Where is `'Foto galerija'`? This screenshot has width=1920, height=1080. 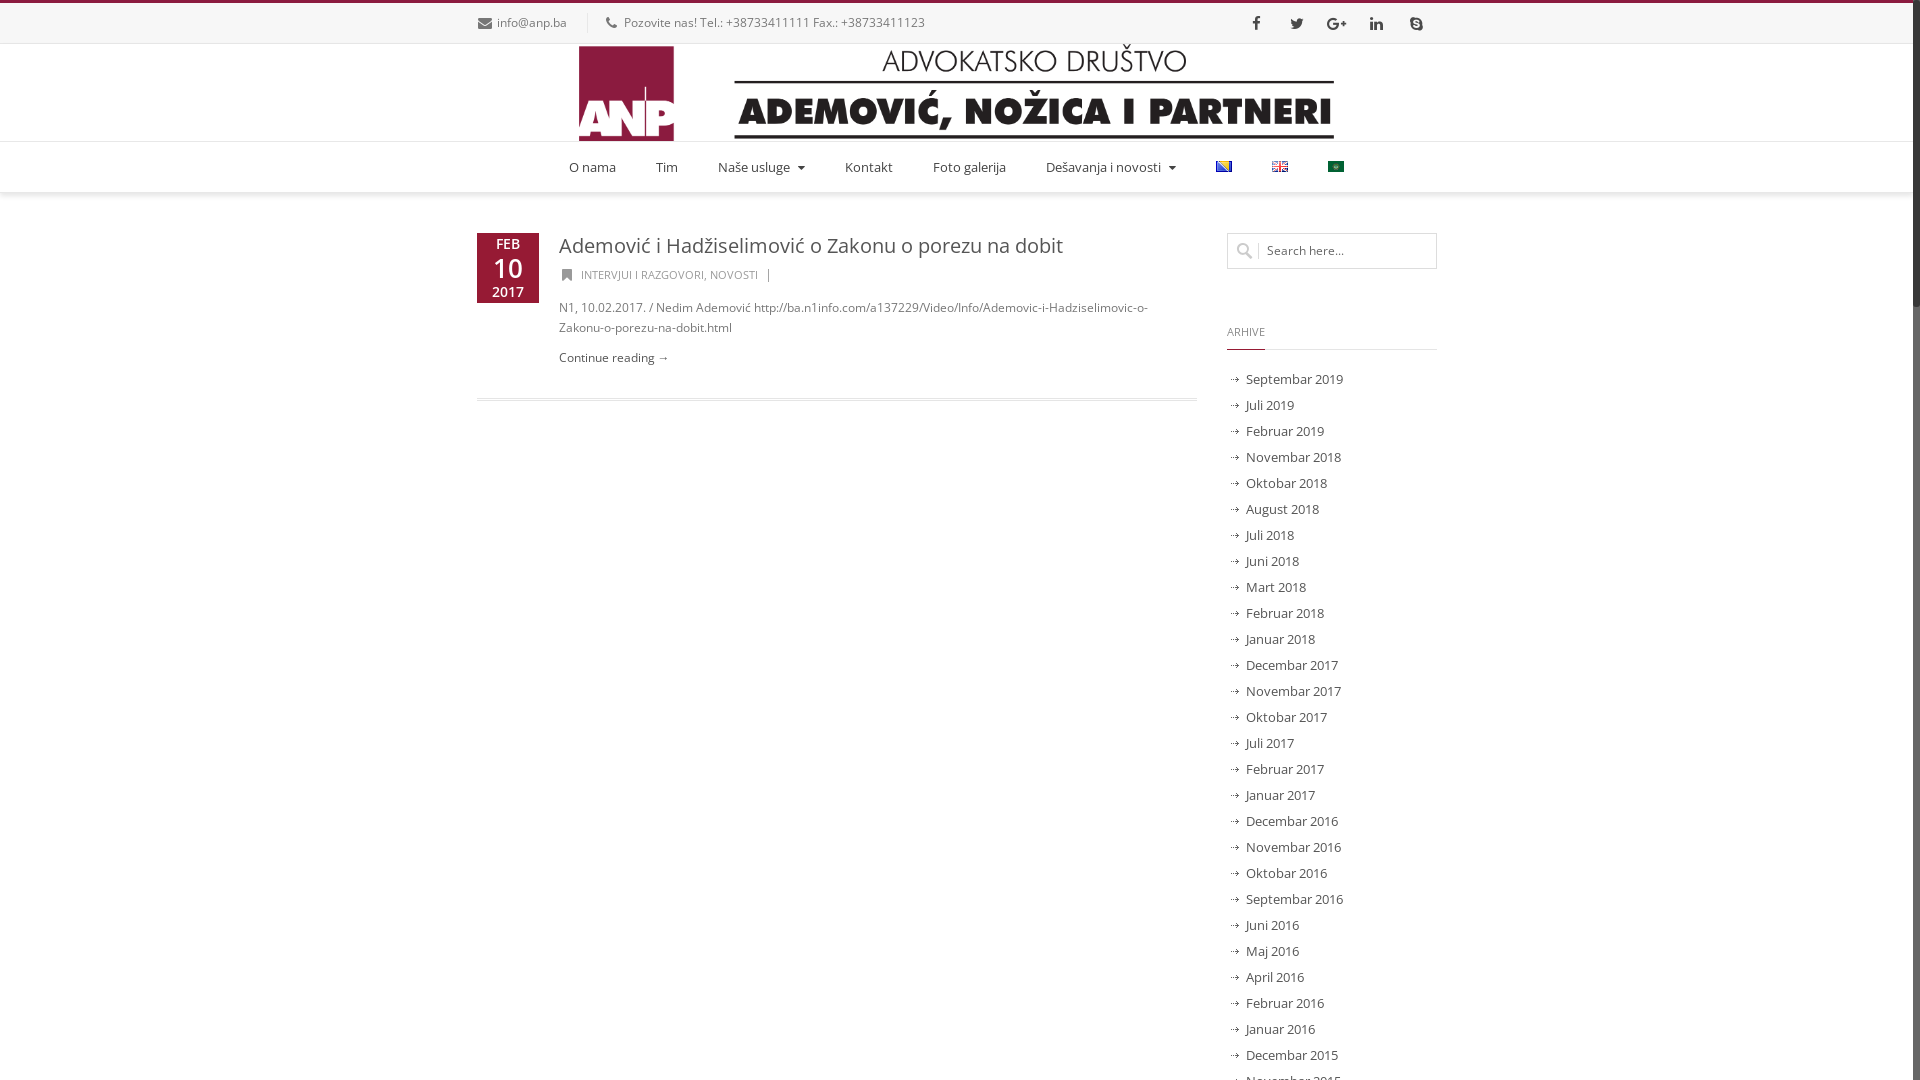 'Foto galerija' is located at coordinates (921, 165).